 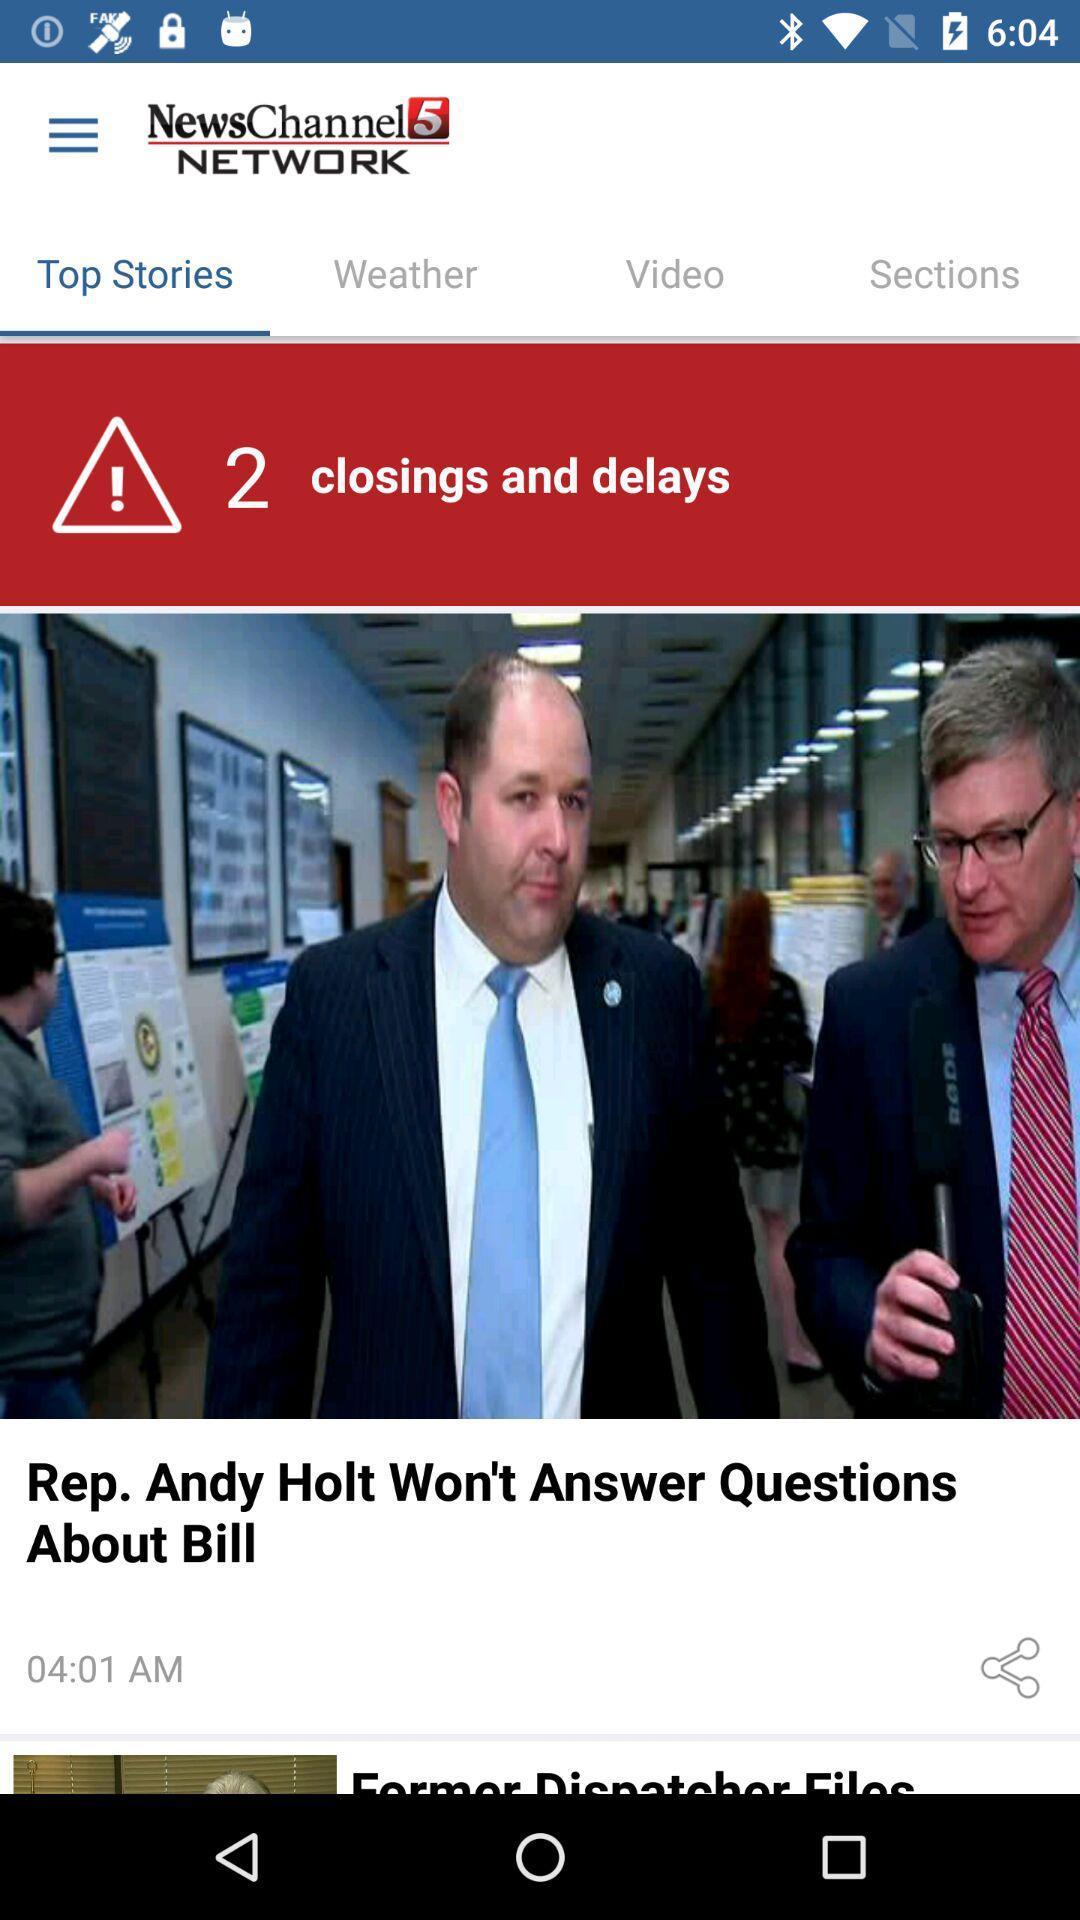 What do you see at coordinates (72, 135) in the screenshot?
I see `the icon above top stories item` at bounding box center [72, 135].